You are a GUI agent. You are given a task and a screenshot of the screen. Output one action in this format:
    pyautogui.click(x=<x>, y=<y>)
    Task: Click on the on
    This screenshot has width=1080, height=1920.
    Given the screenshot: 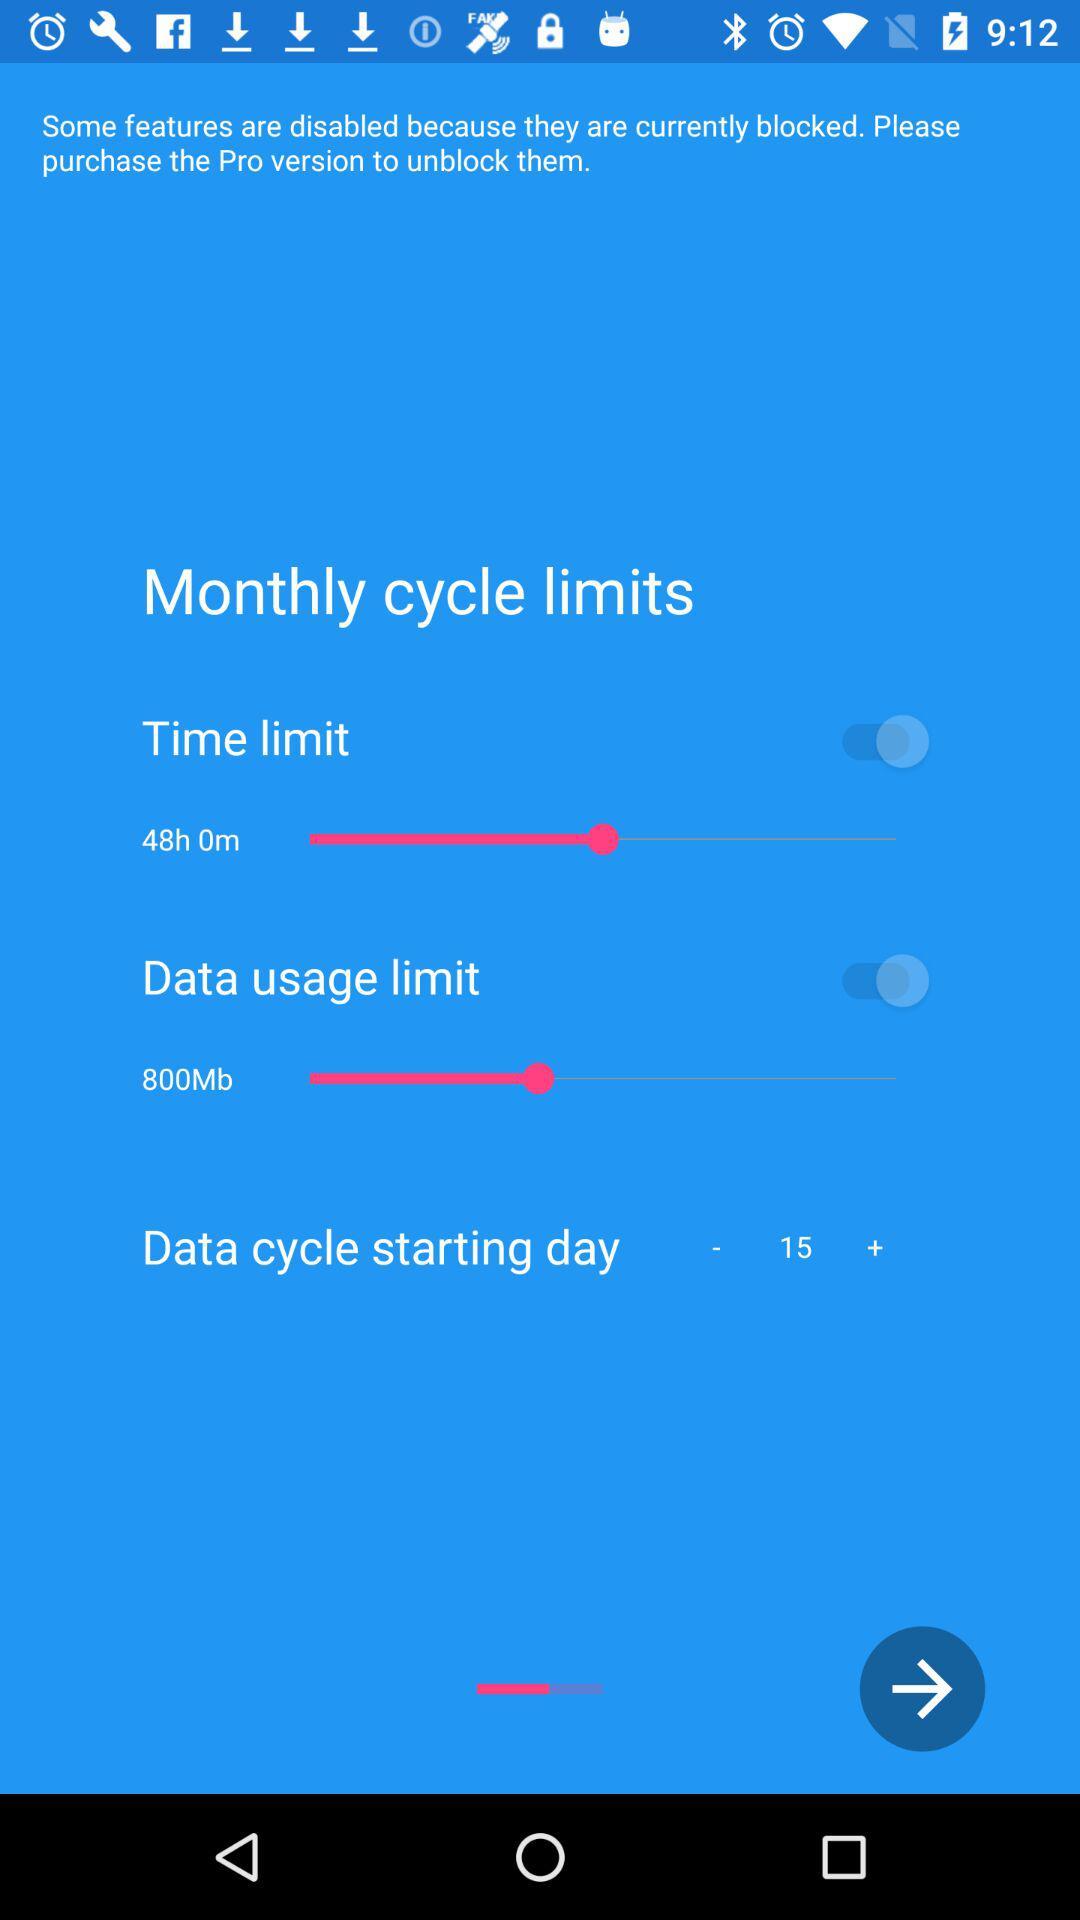 What is the action you would take?
    pyautogui.click(x=708, y=980)
    